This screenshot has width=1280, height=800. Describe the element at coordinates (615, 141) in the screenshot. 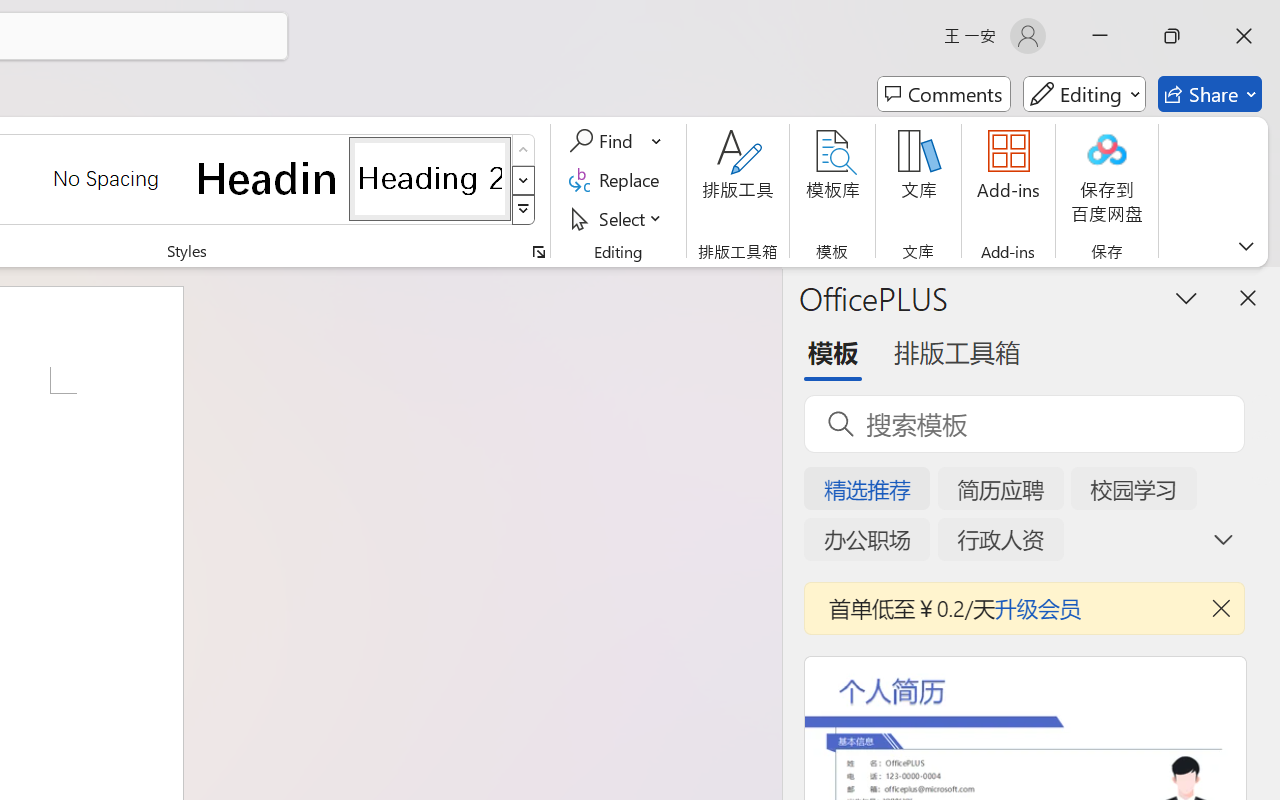

I see `'Find'` at that location.